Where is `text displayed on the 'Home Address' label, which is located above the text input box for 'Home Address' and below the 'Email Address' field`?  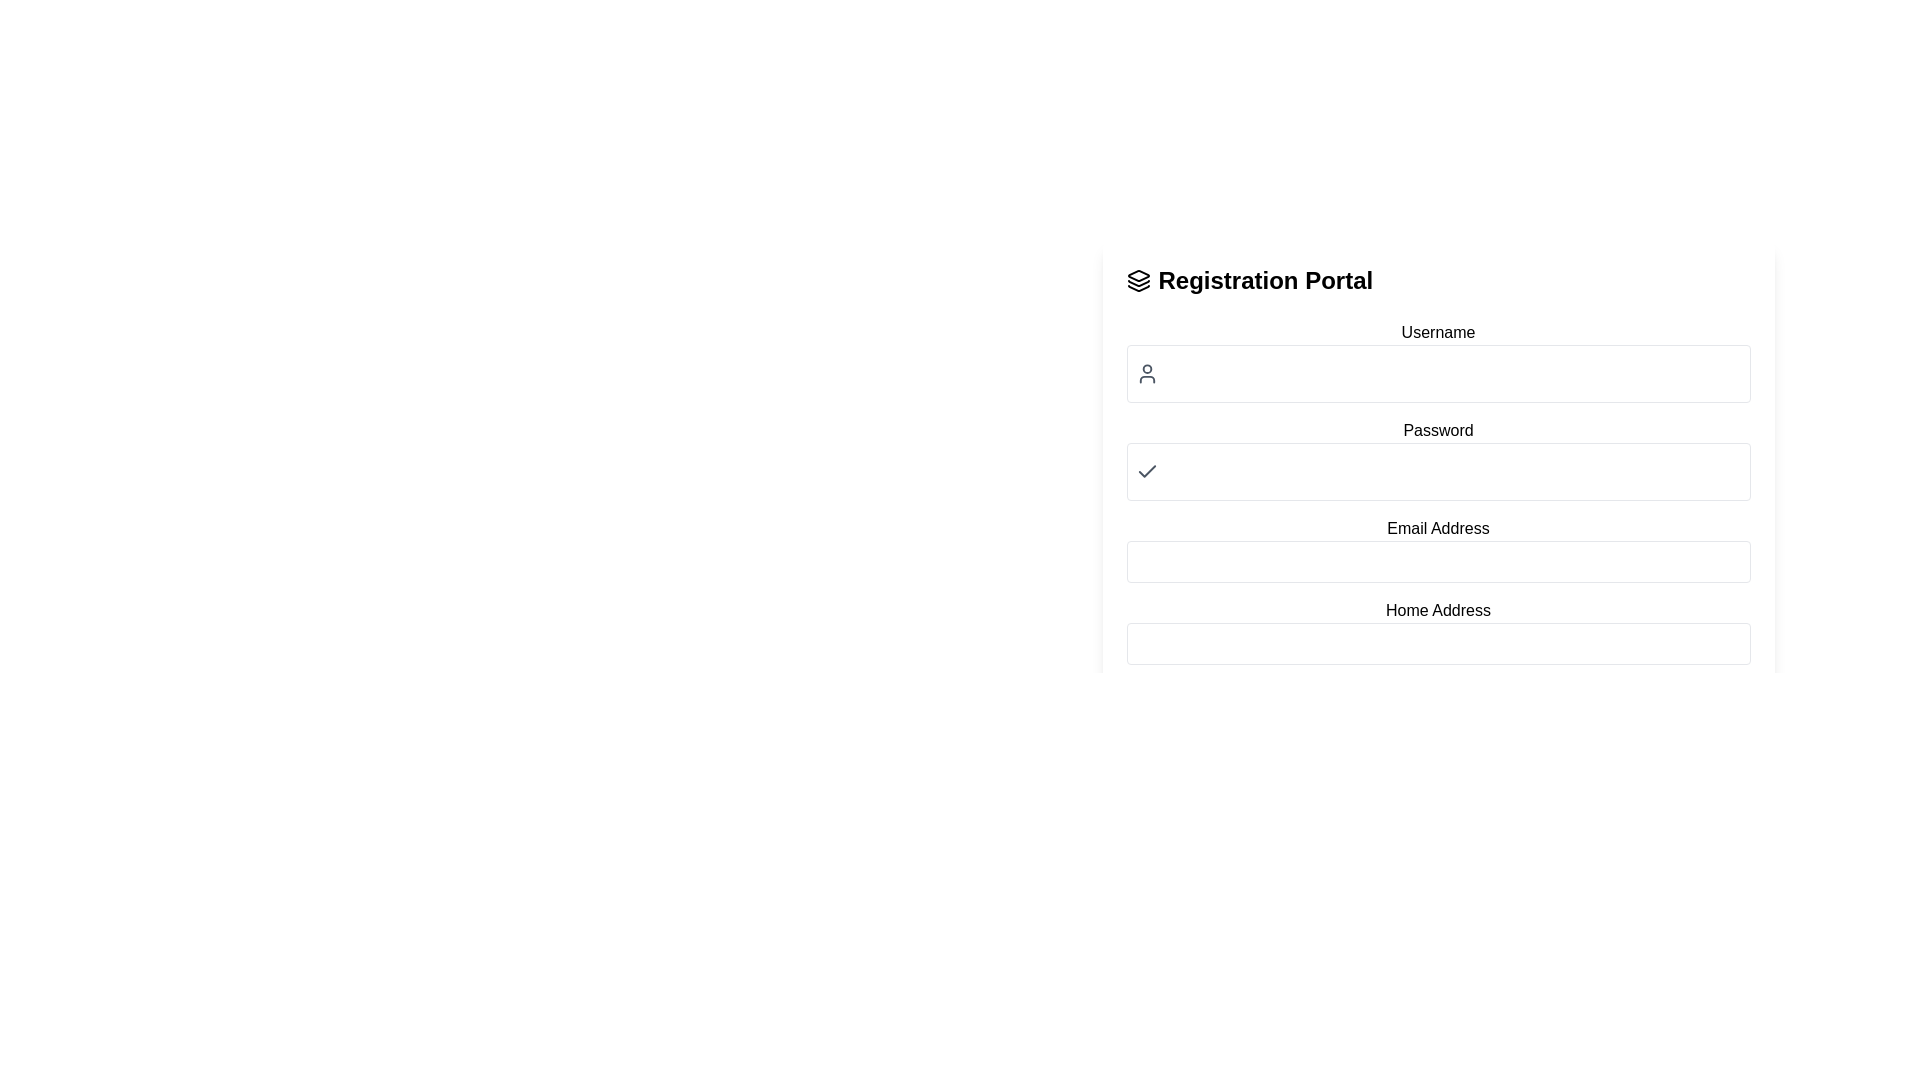 text displayed on the 'Home Address' label, which is located above the text input box for 'Home Address' and below the 'Email Address' field is located at coordinates (1437, 609).